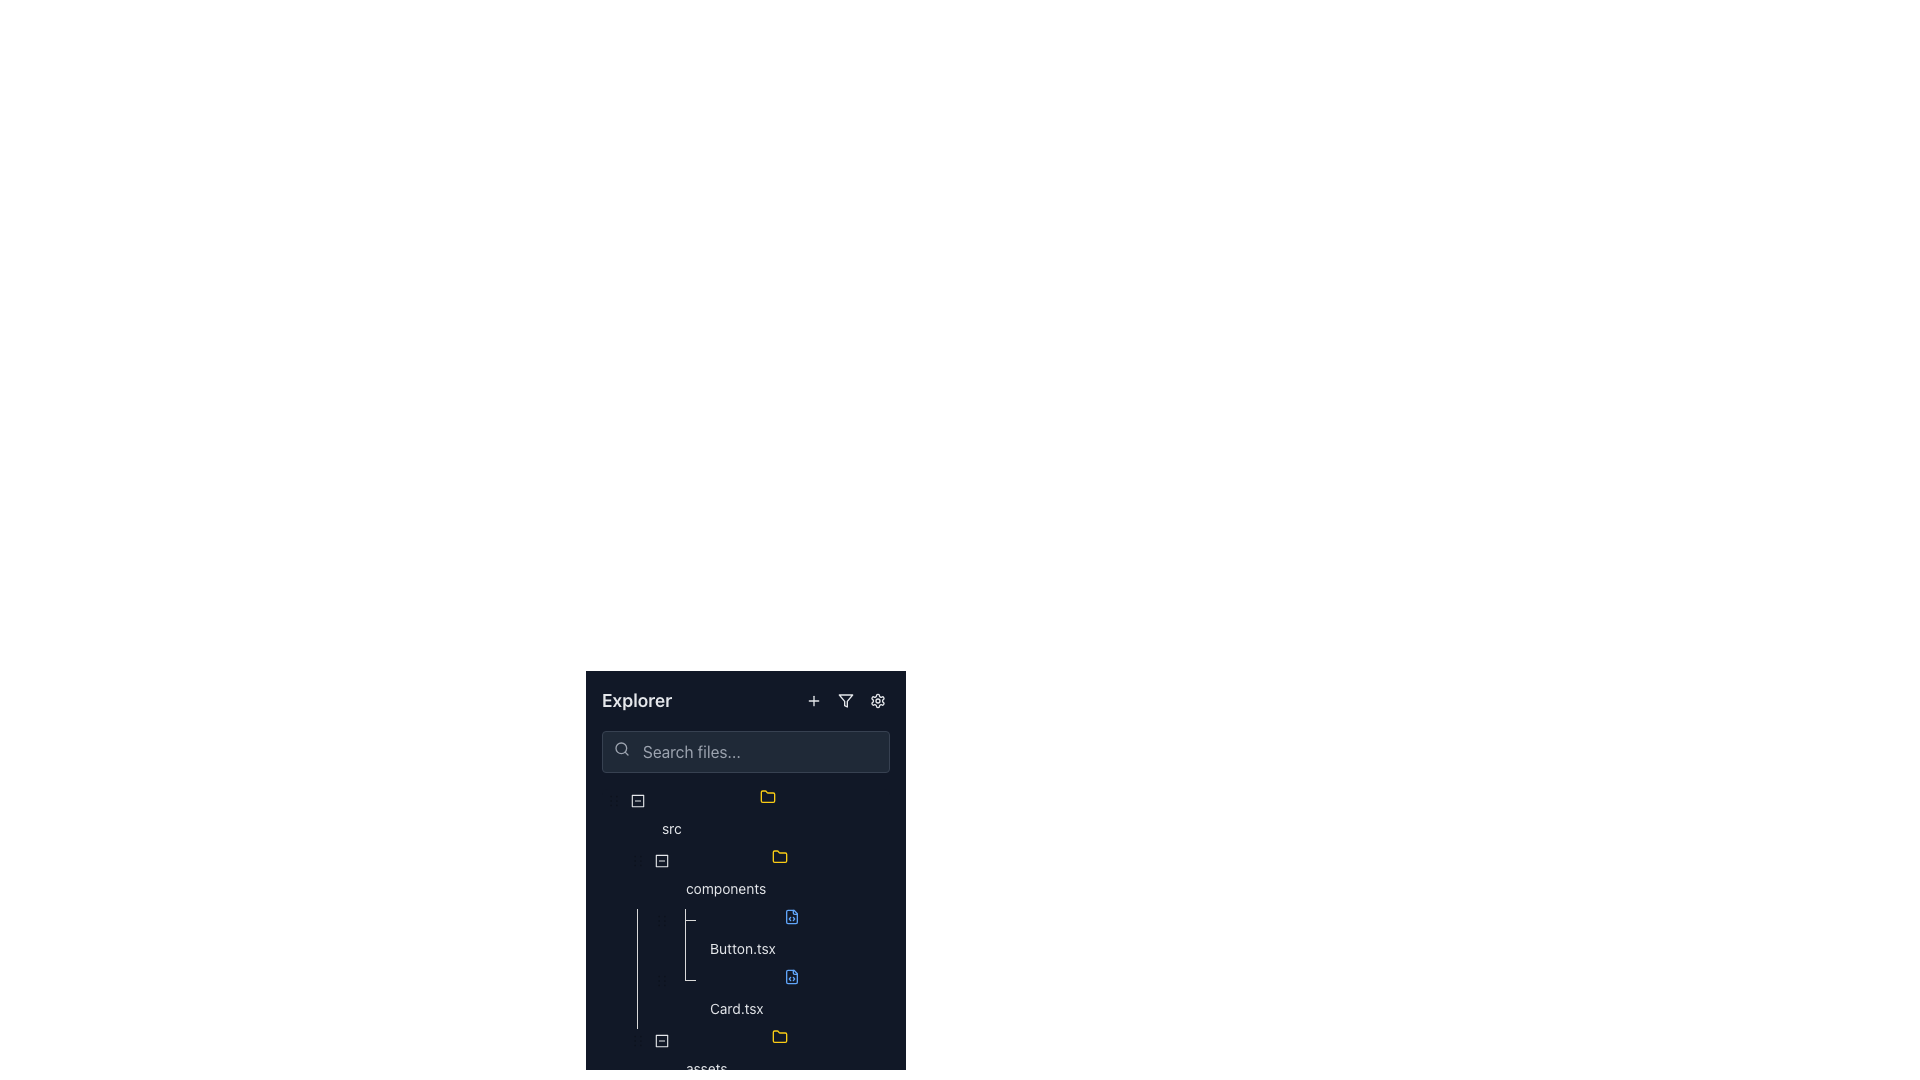 This screenshot has height=1080, width=1920. Describe the element at coordinates (744, 937) in the screenshot. I see `the Tree item representing the file 'Button.tsx'` at that location.